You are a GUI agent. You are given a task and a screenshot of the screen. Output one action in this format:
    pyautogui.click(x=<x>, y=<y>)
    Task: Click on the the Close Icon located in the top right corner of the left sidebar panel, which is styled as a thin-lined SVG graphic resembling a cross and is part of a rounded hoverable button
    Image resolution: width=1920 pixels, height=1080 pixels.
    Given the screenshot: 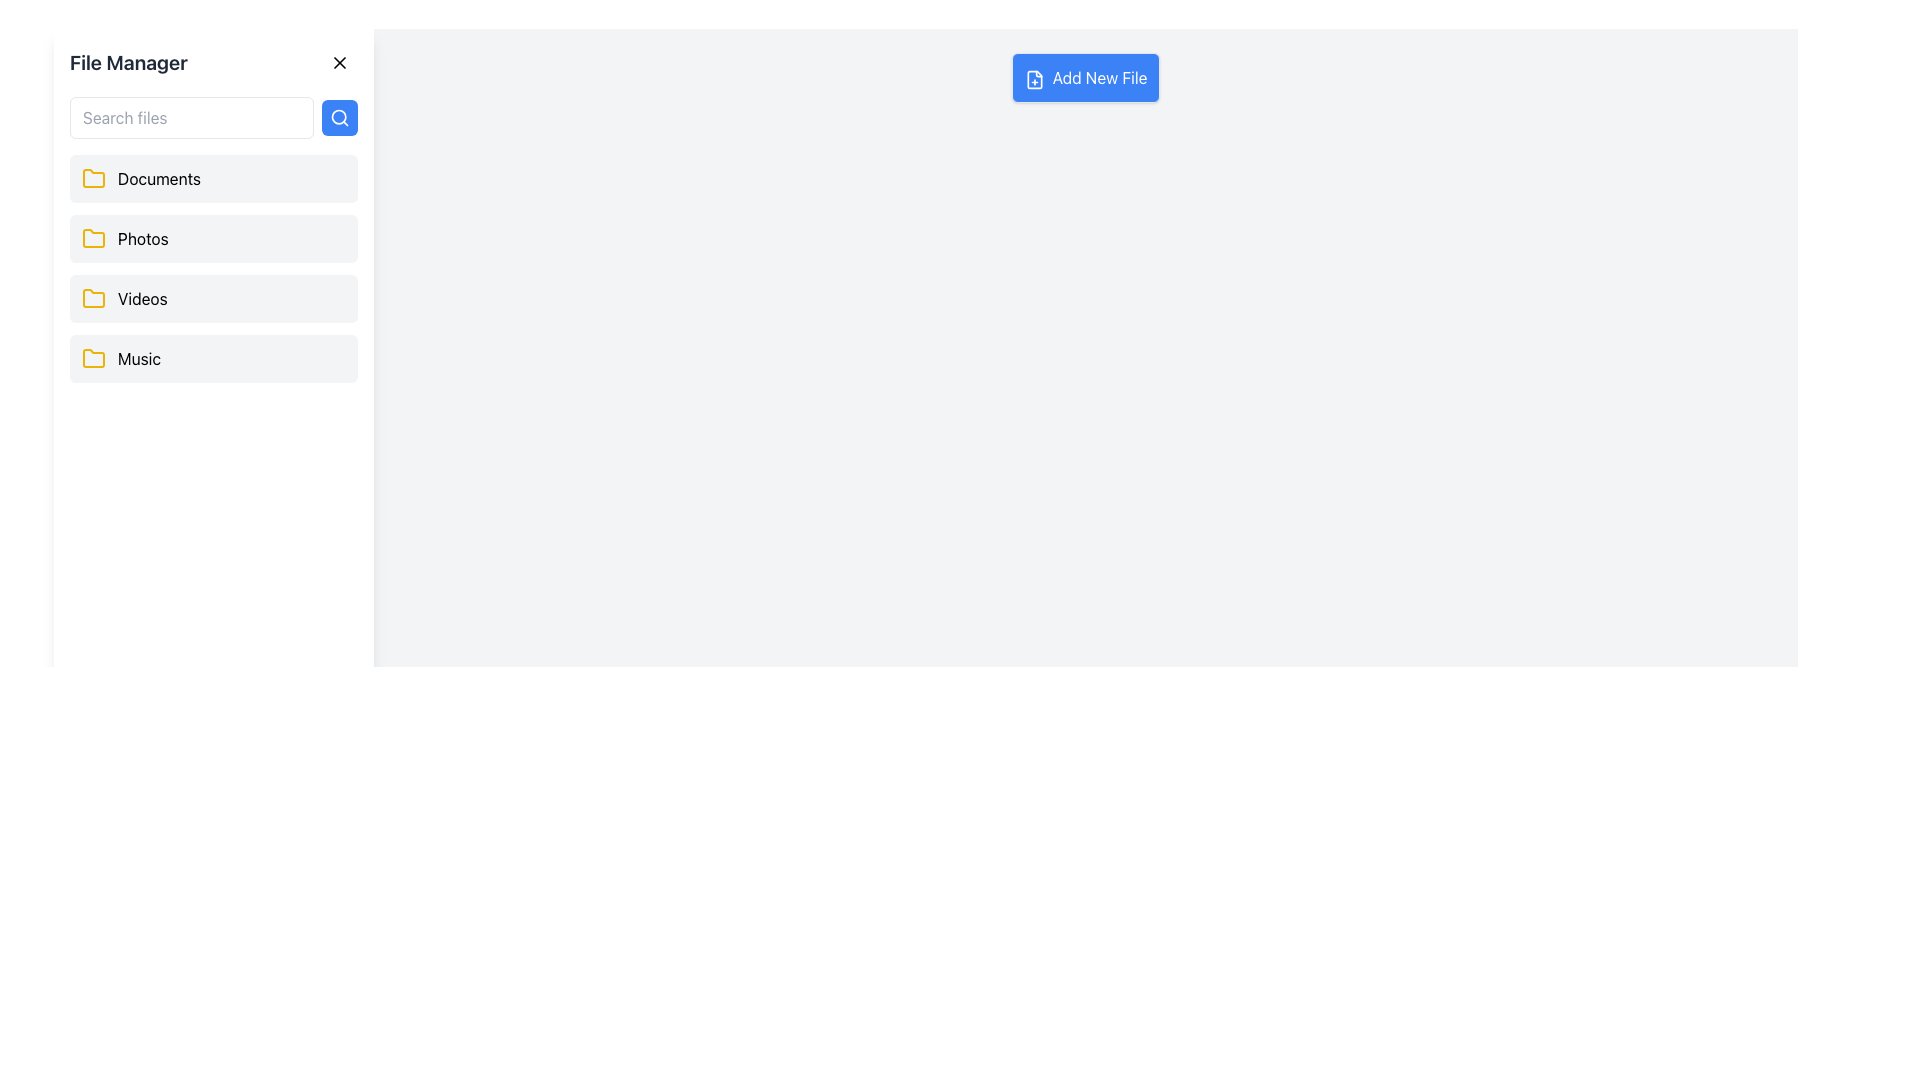 What is the action you would take?
    pyautogui.click(x=340, y=61)
    